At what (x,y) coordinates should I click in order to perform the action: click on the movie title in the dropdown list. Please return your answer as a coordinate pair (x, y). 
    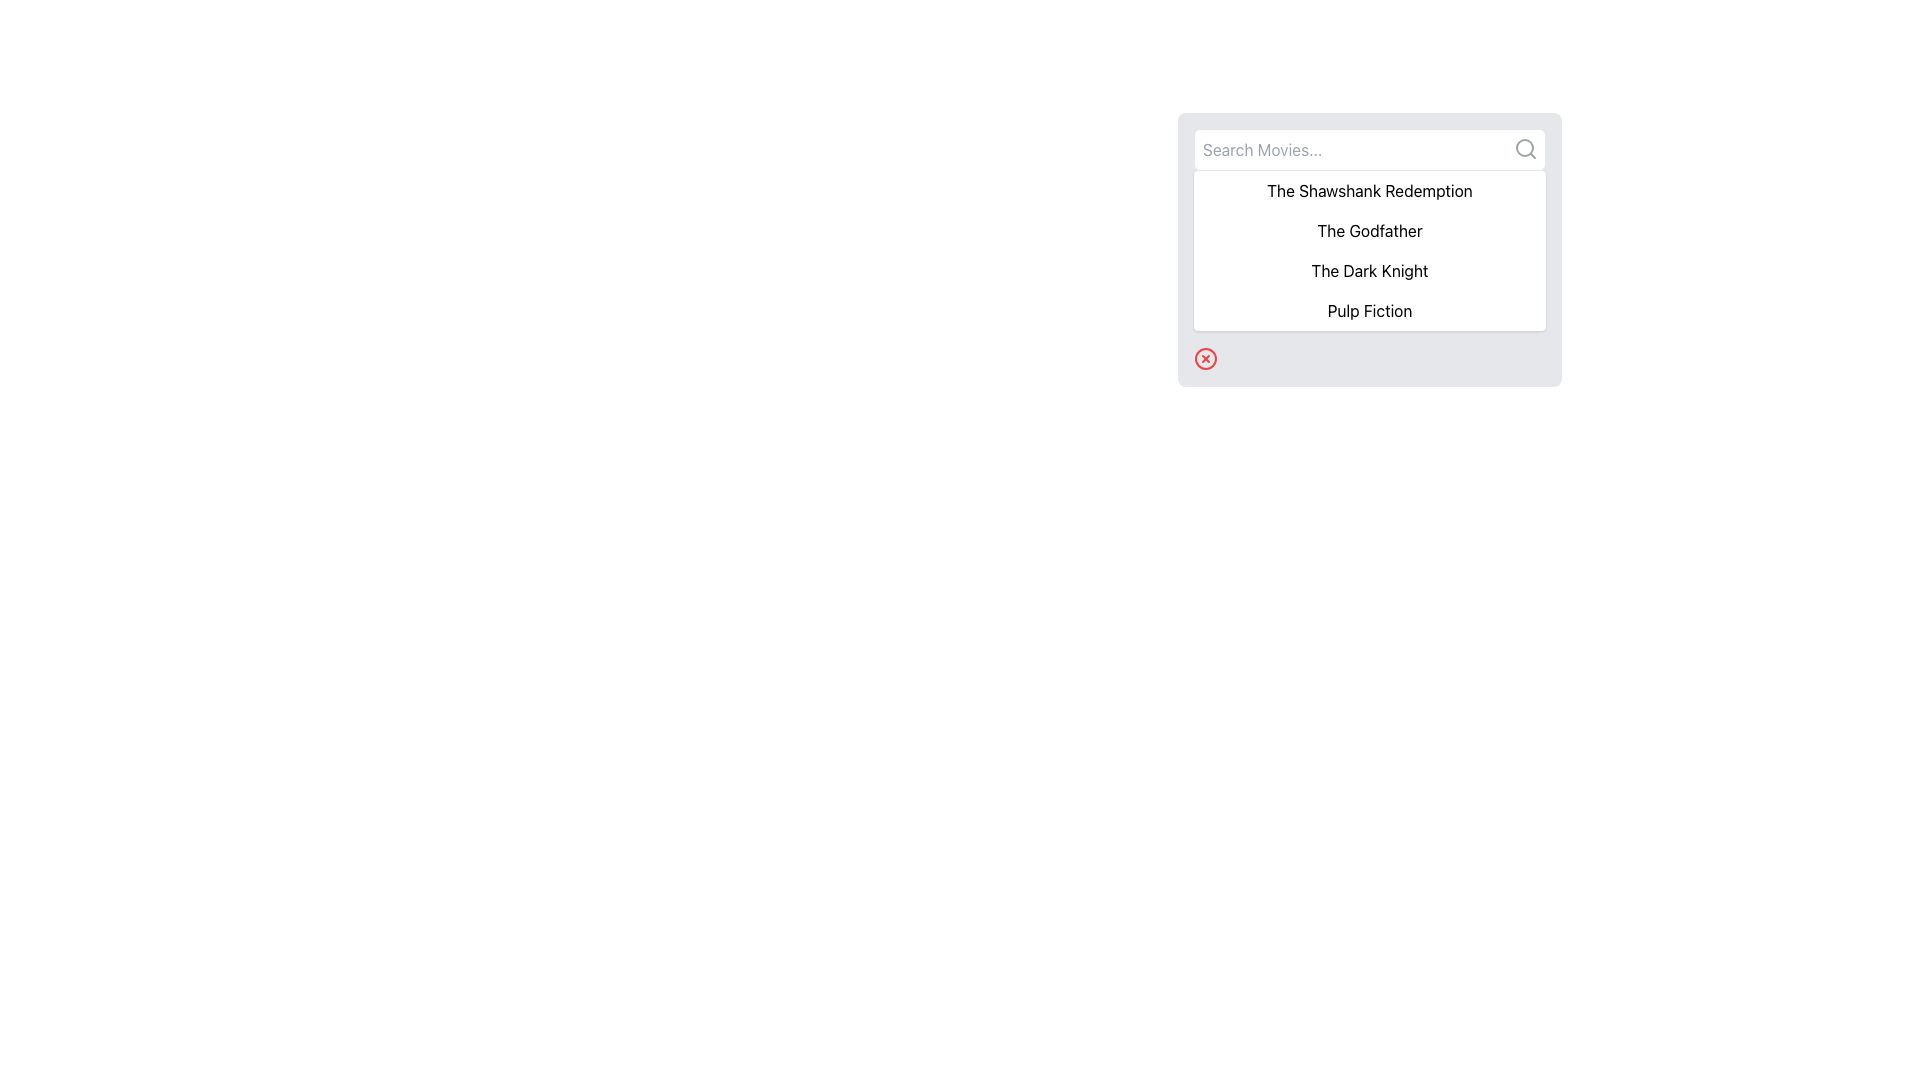
    Looking at the image, I should click on (1368, 229).